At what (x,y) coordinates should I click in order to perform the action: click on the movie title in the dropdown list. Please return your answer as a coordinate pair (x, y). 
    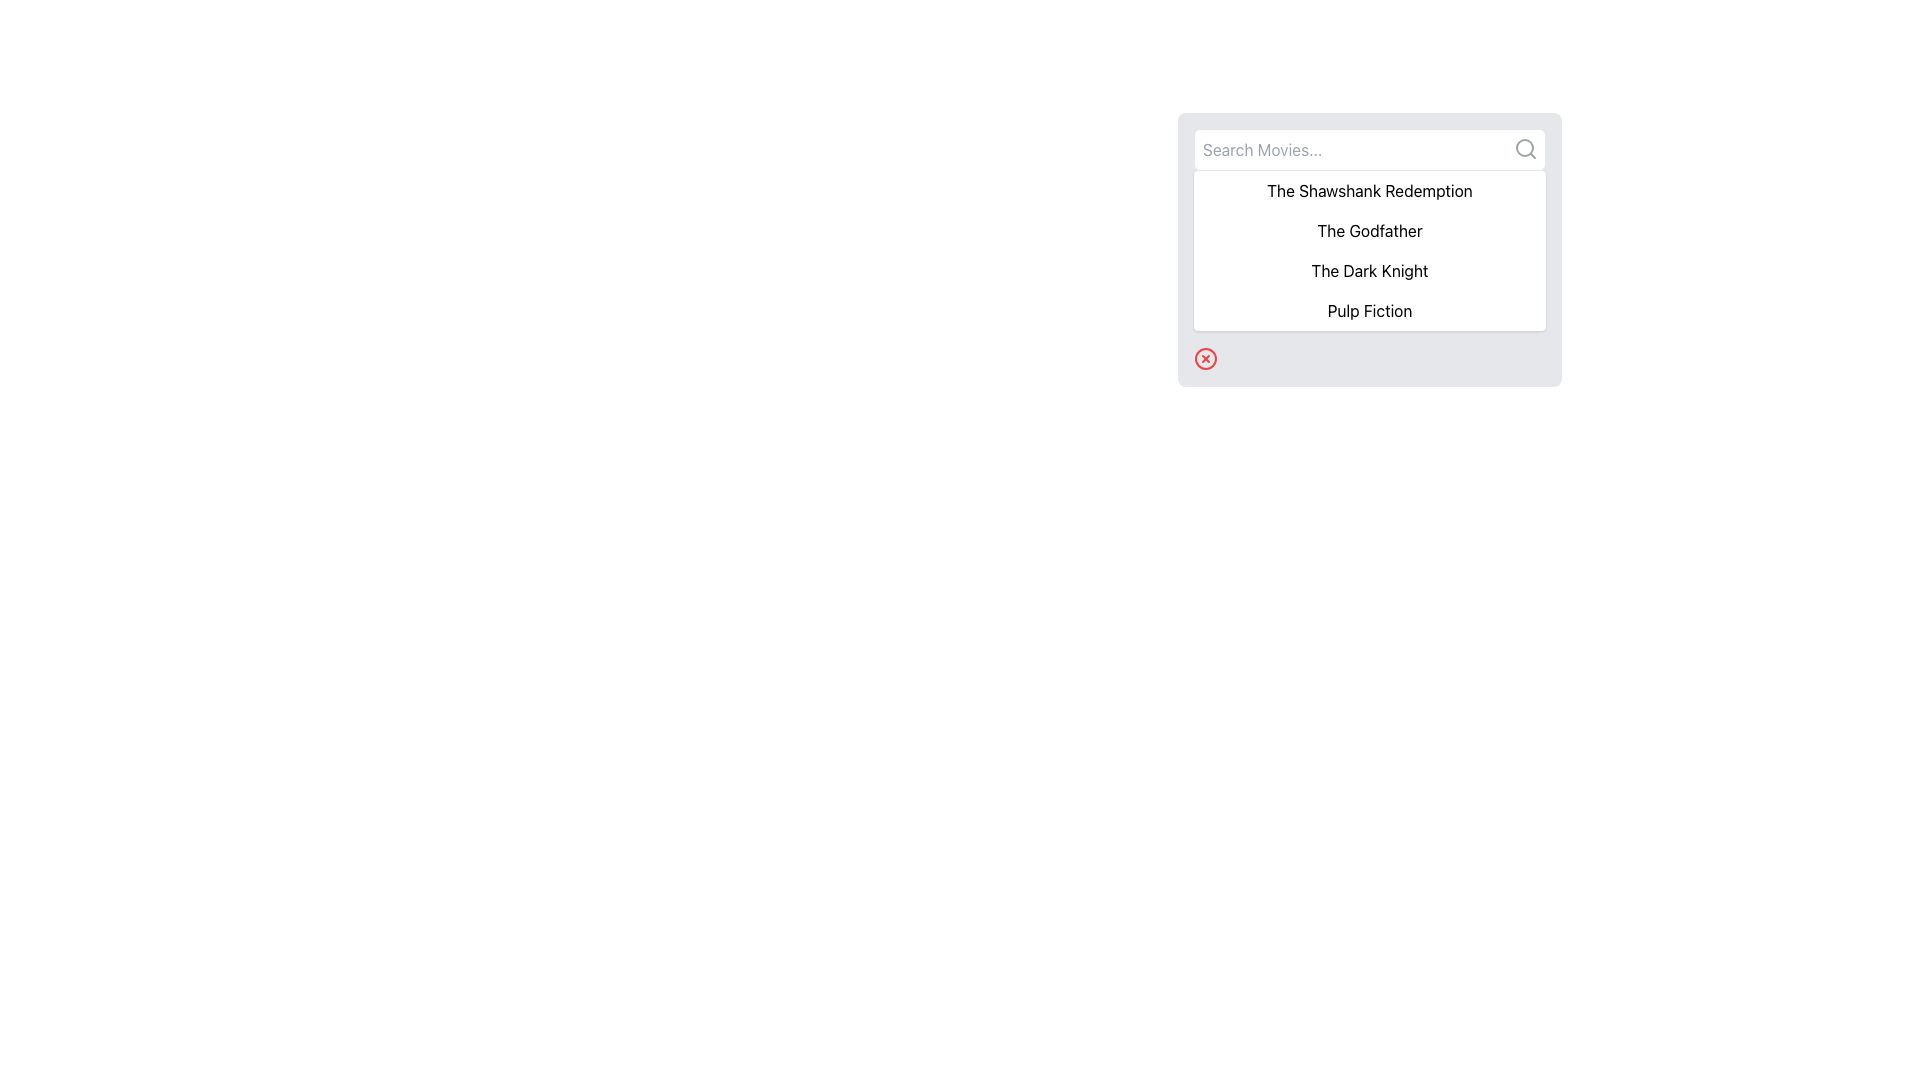
    Looking at the image, I should click on (1368, 229).